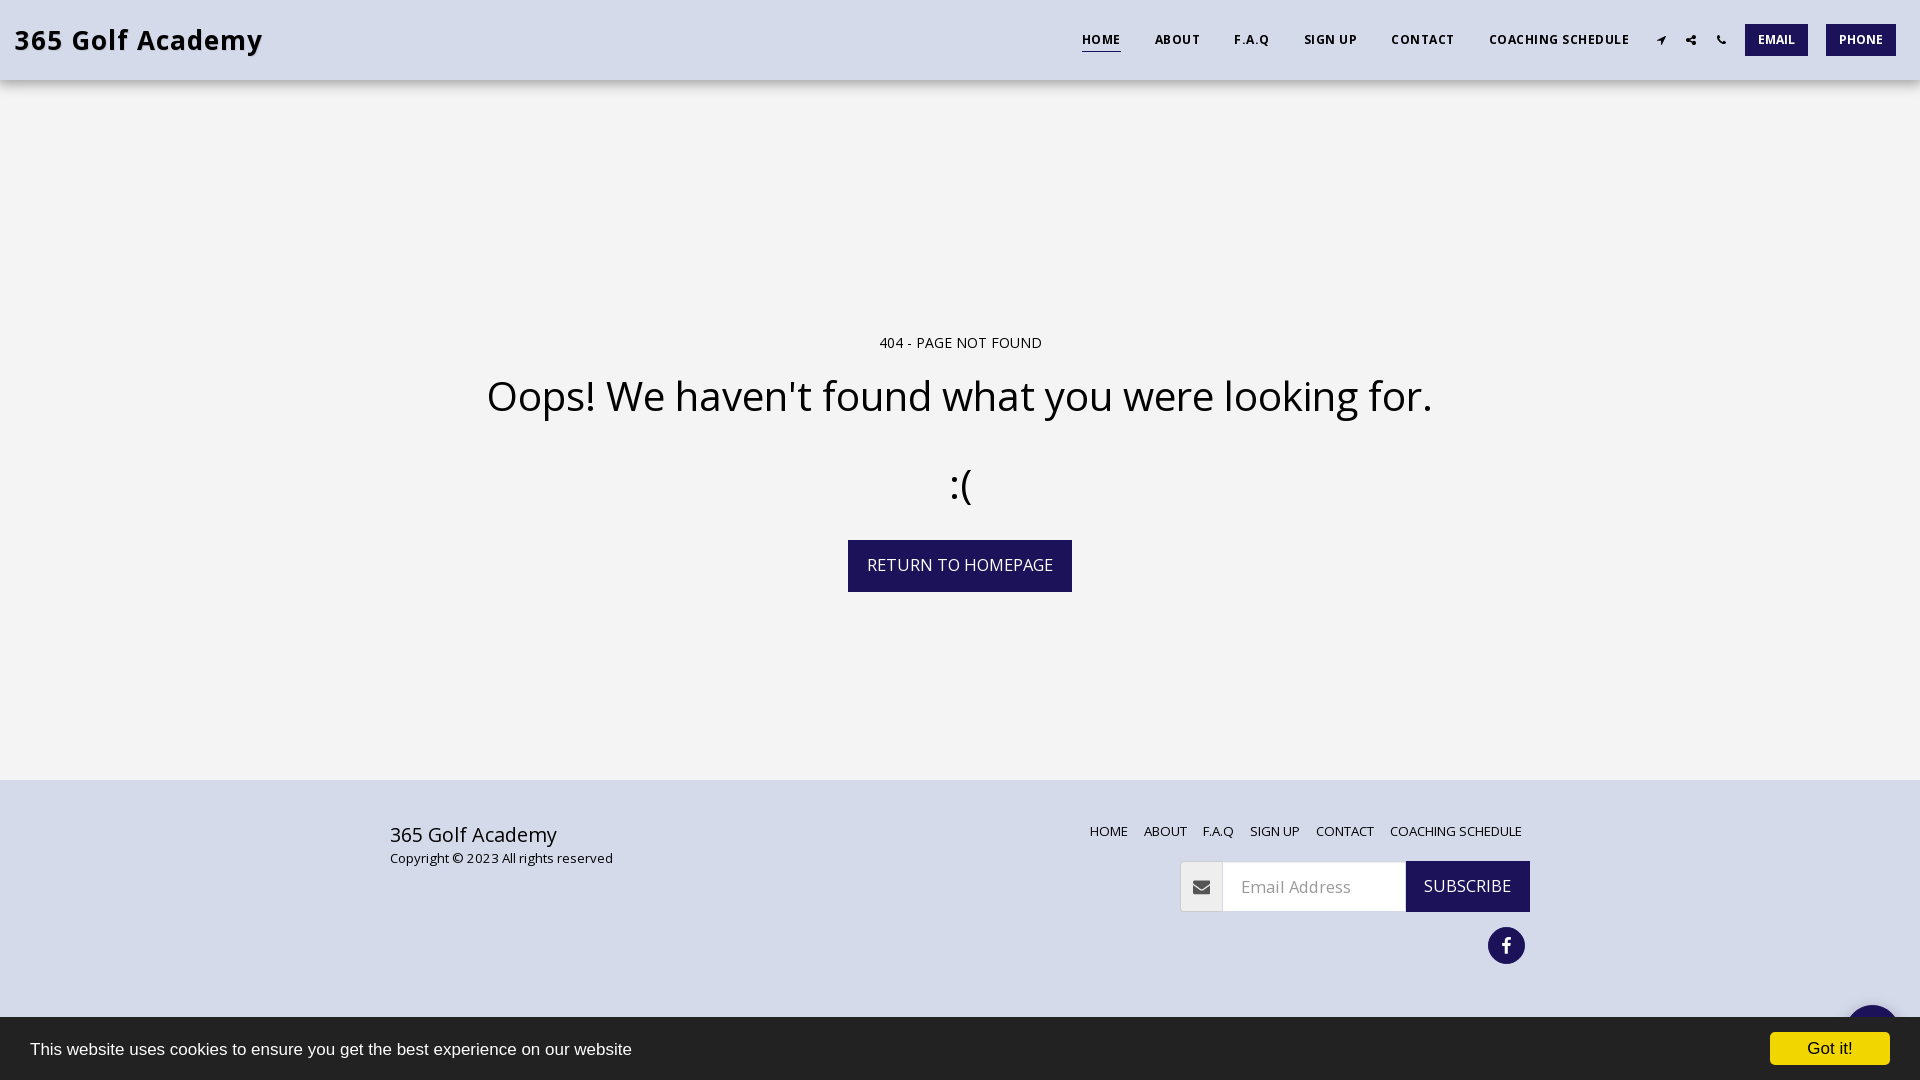 The height and width of the screenshot is (1080, 1920). Describe the element at coordinates (1829, 1047) in the screenshot. I see `'Got it!'` at that location.